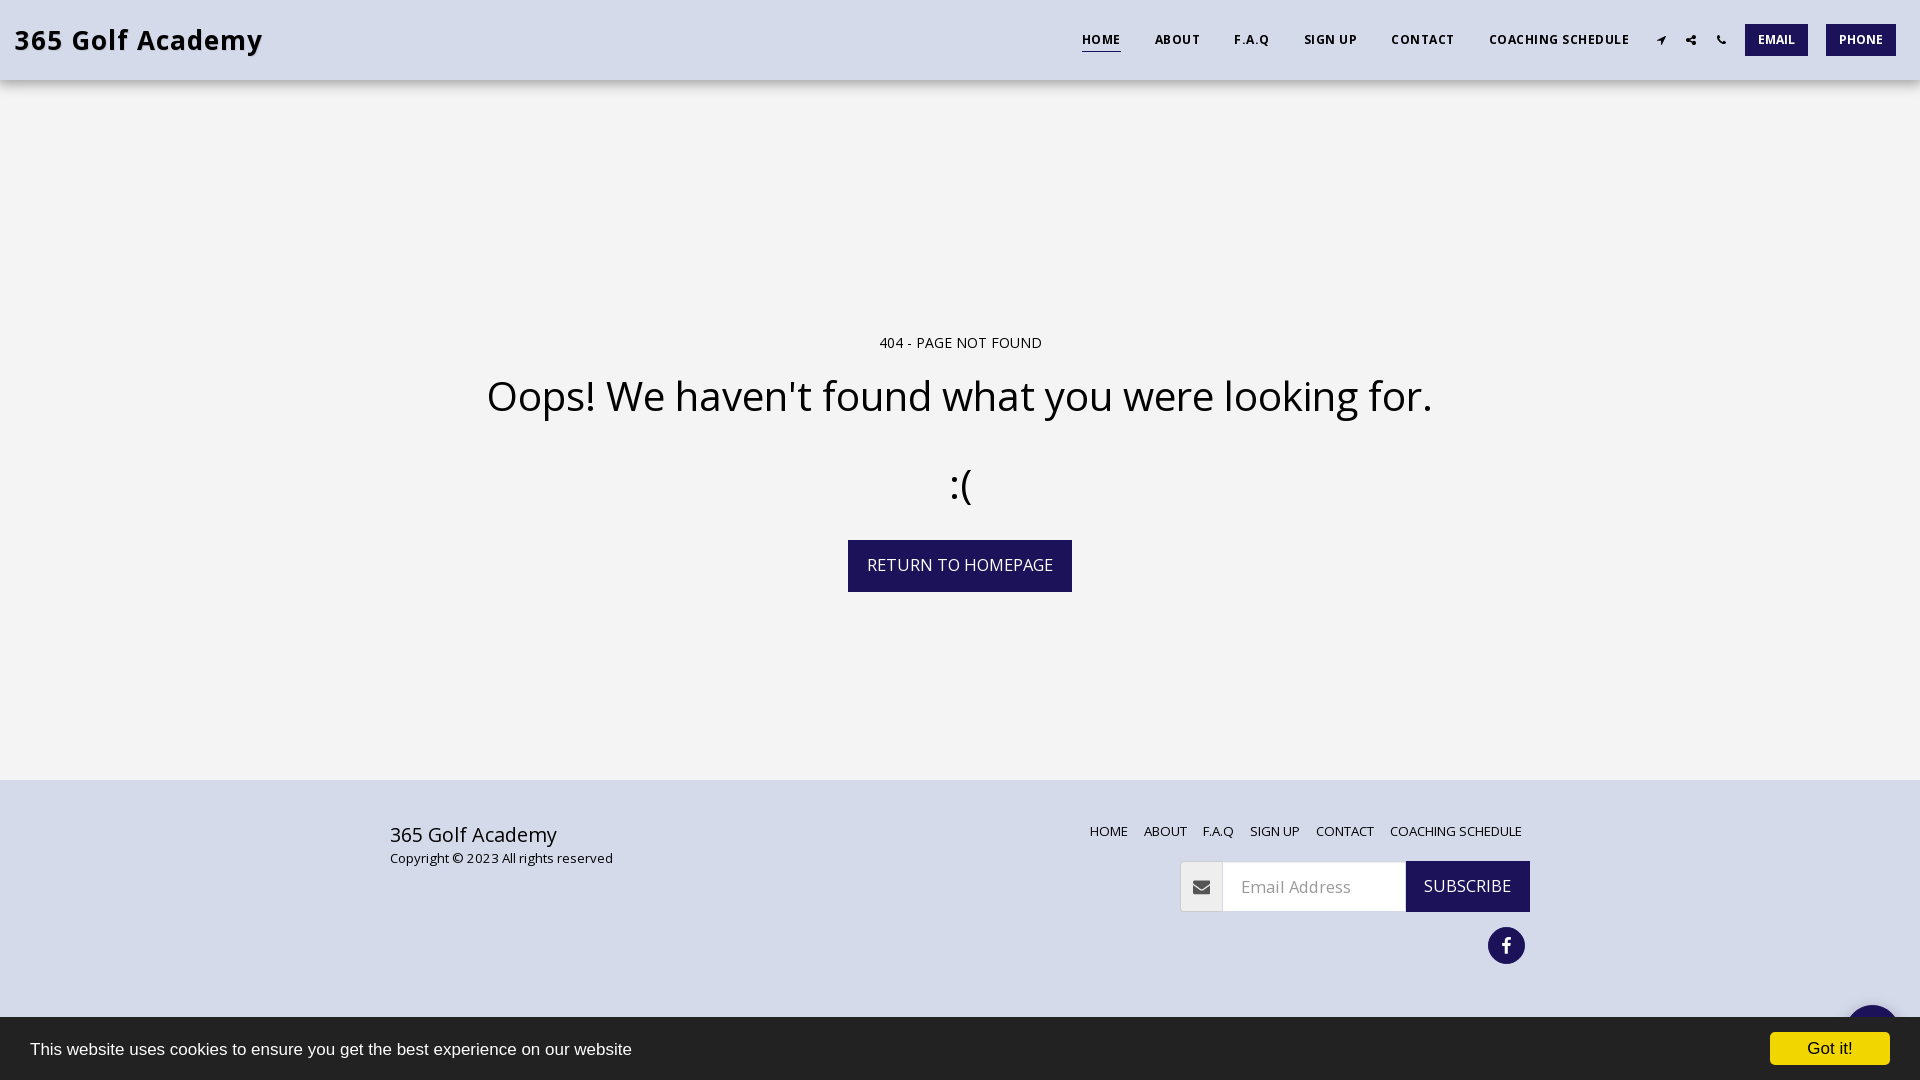 The height and width of the screenshot is (1080, 1920). Describe the element at coordinates (1829, 1047) in the screenshot. I see `'Got it!'` at that location.